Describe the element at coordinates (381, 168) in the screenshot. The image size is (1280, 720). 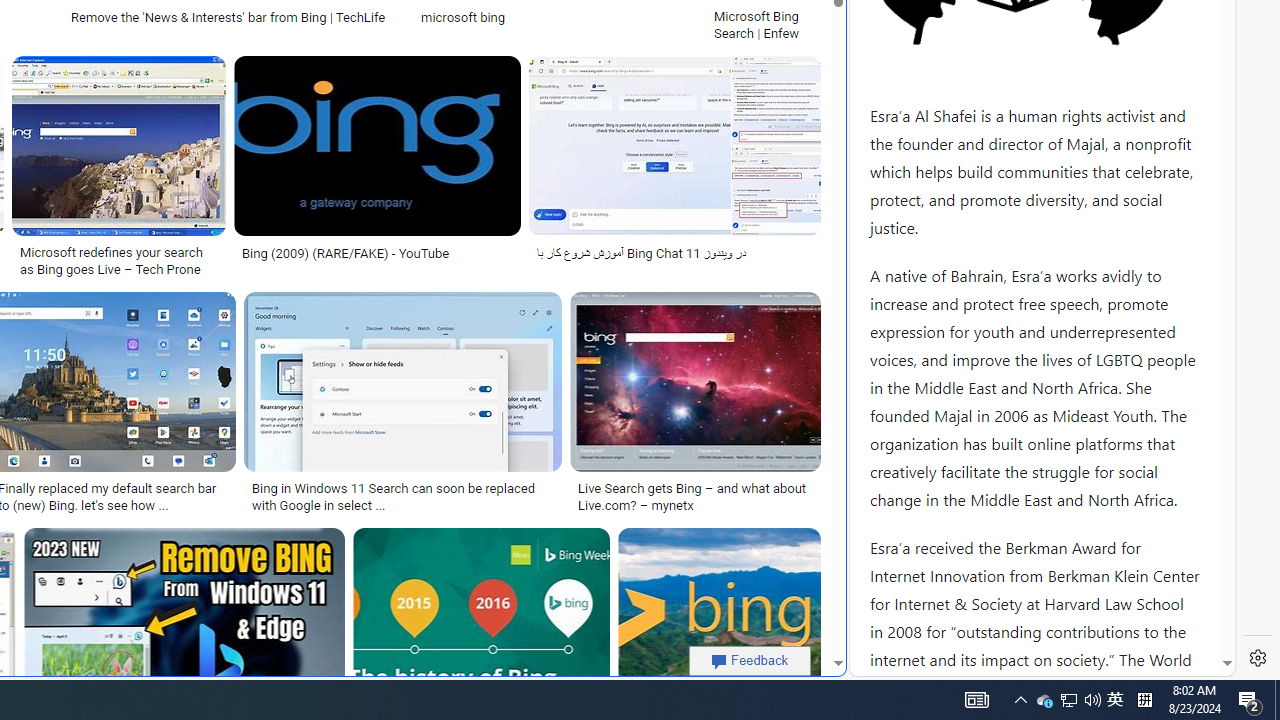
I see `'Bing (2009) (RARE/FAKE) - YouTubeSave'` at that location.